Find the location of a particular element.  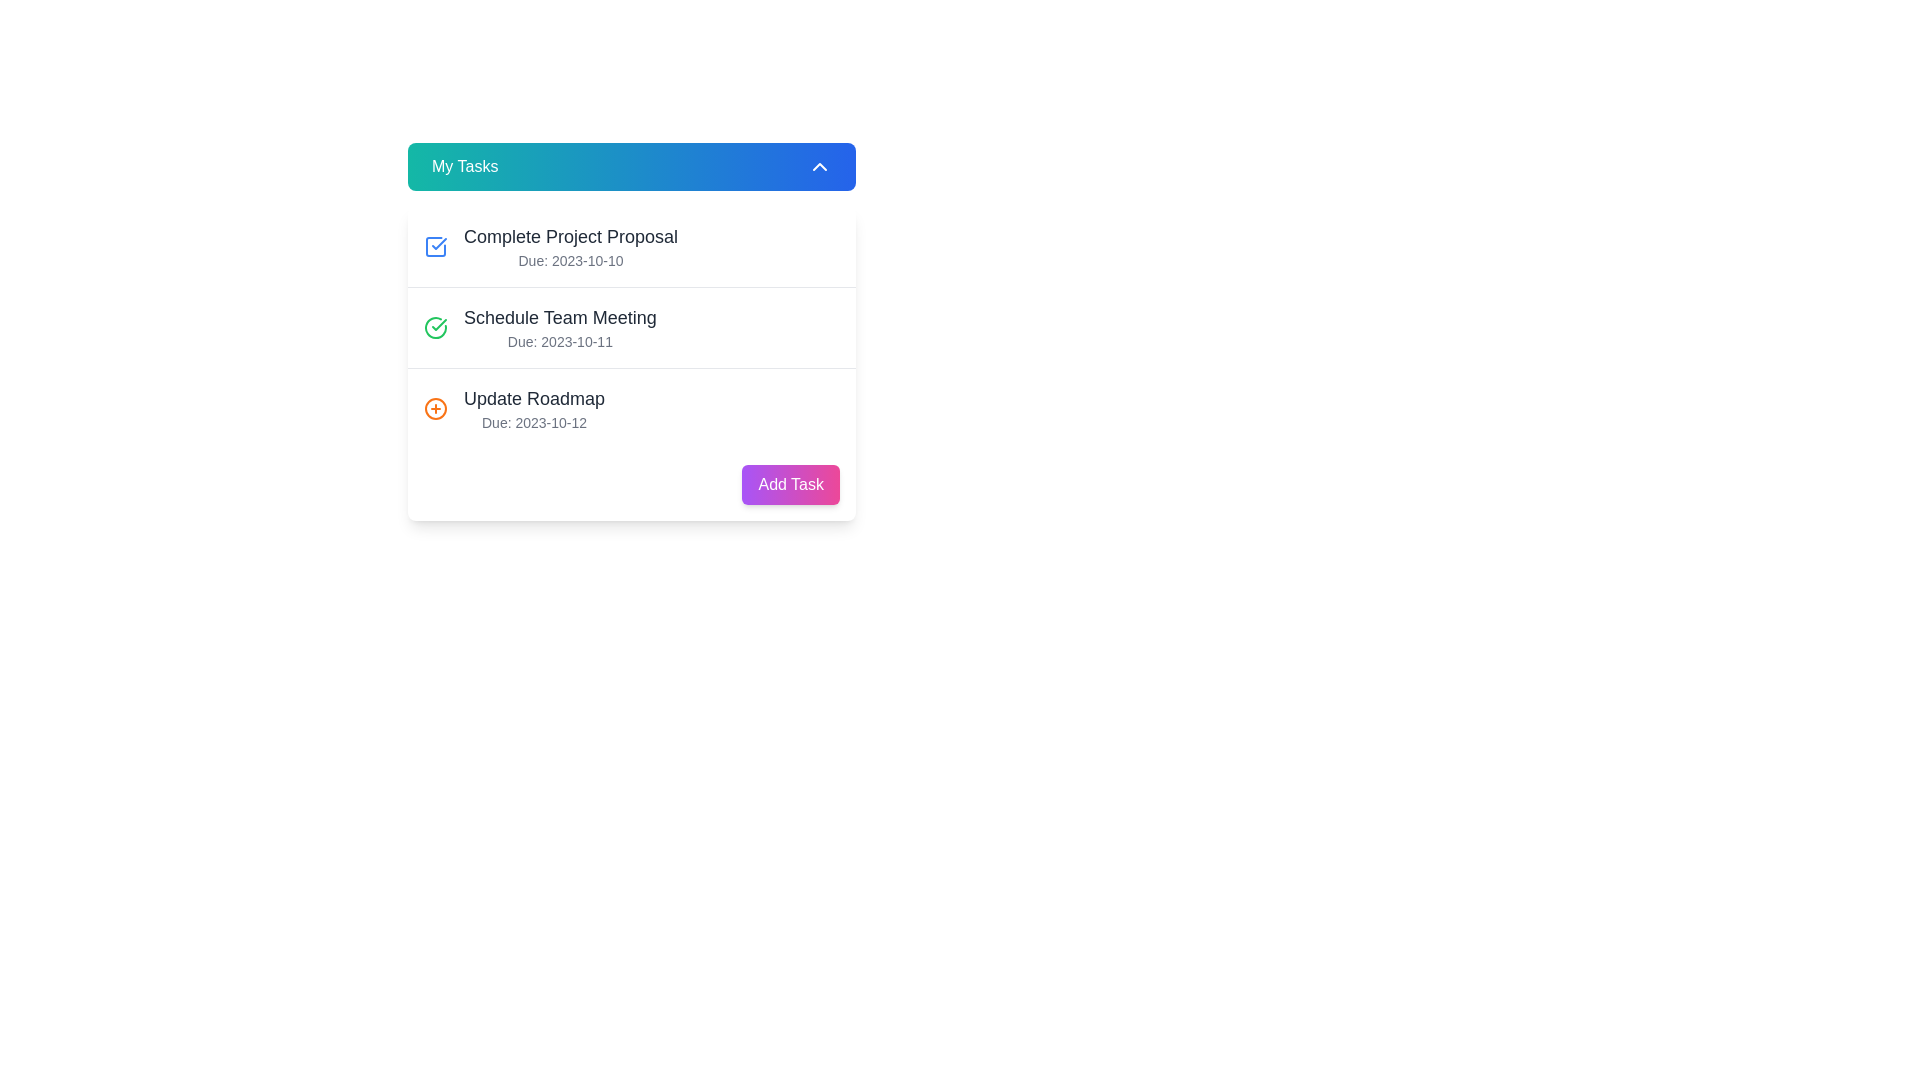

the blue checkmark icon that is styled with a modern flat design and is located to the left of the 'Complete Project Proposal' text in the 'My Tasks' section to change its state is located at coordinates (435, 245).